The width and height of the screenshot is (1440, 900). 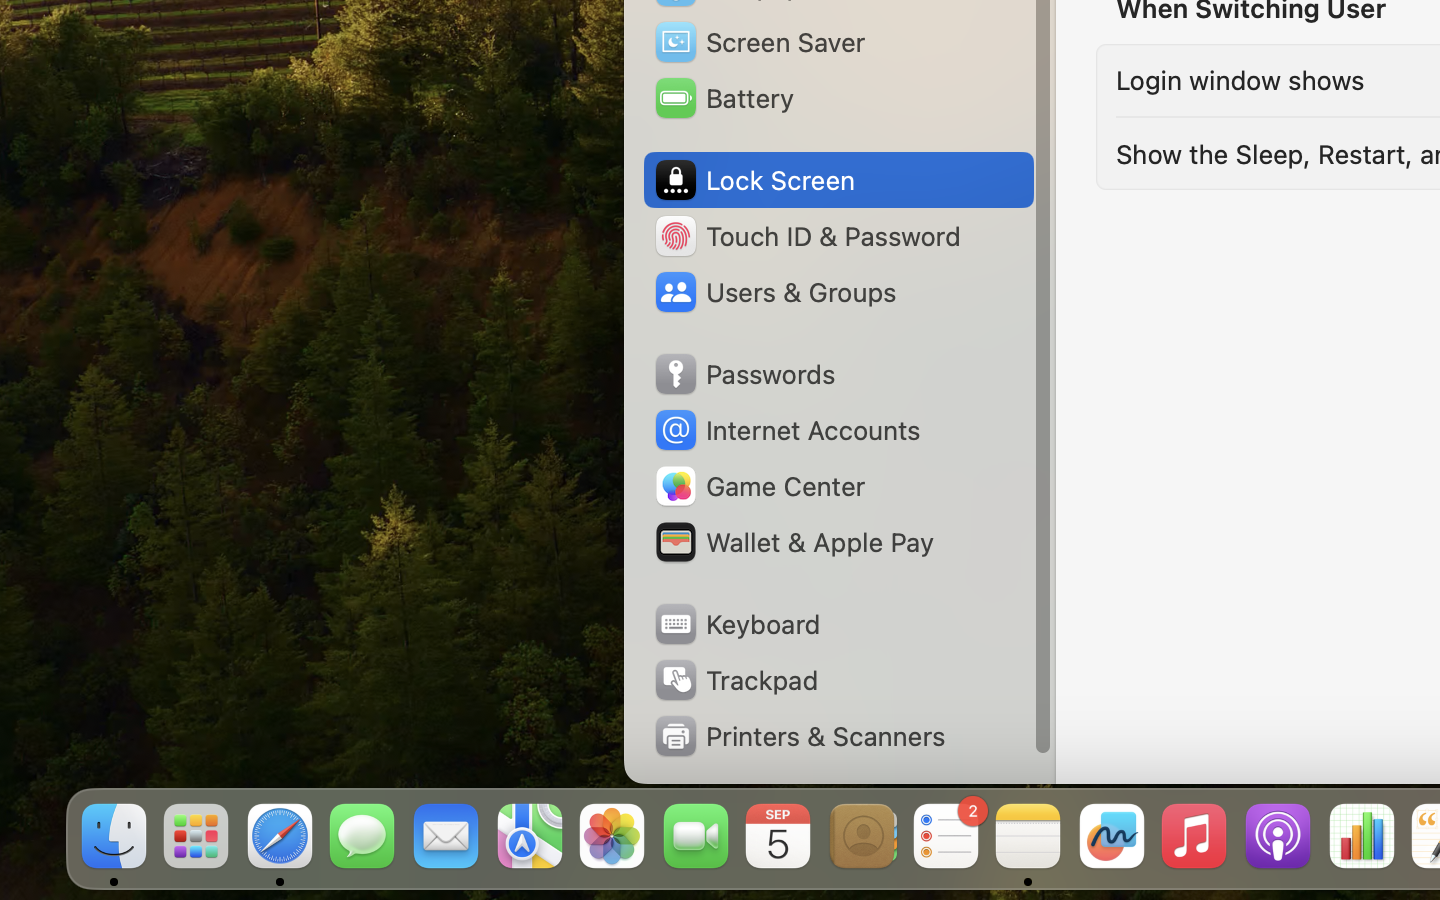 What do you see at coordinates (734, 623) in the screenshot?
I see `'Keyboard'` at bounding box center [734, 623].